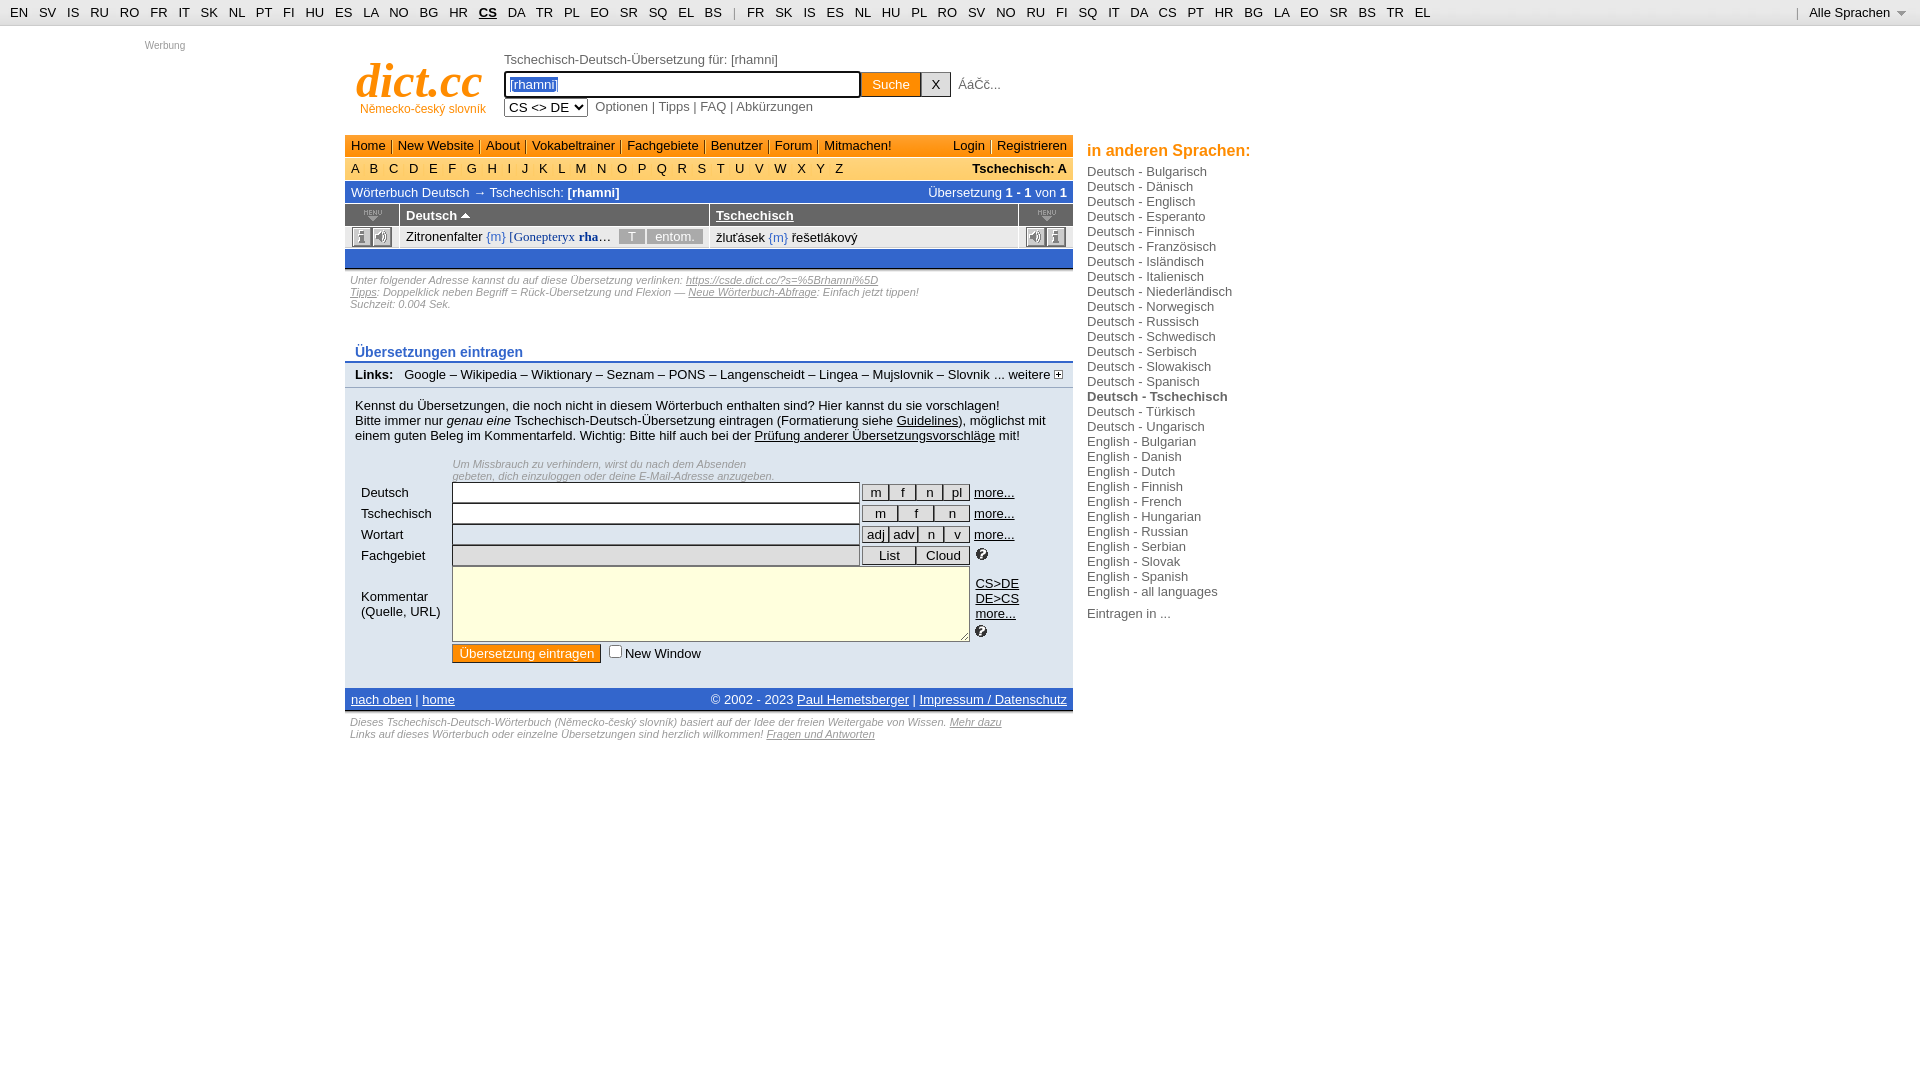 The height and width of the screenshot is (1080, 1920). Describe the element at coordinates (1421, 12) in the screenshot. I see `'EL'` at that location.